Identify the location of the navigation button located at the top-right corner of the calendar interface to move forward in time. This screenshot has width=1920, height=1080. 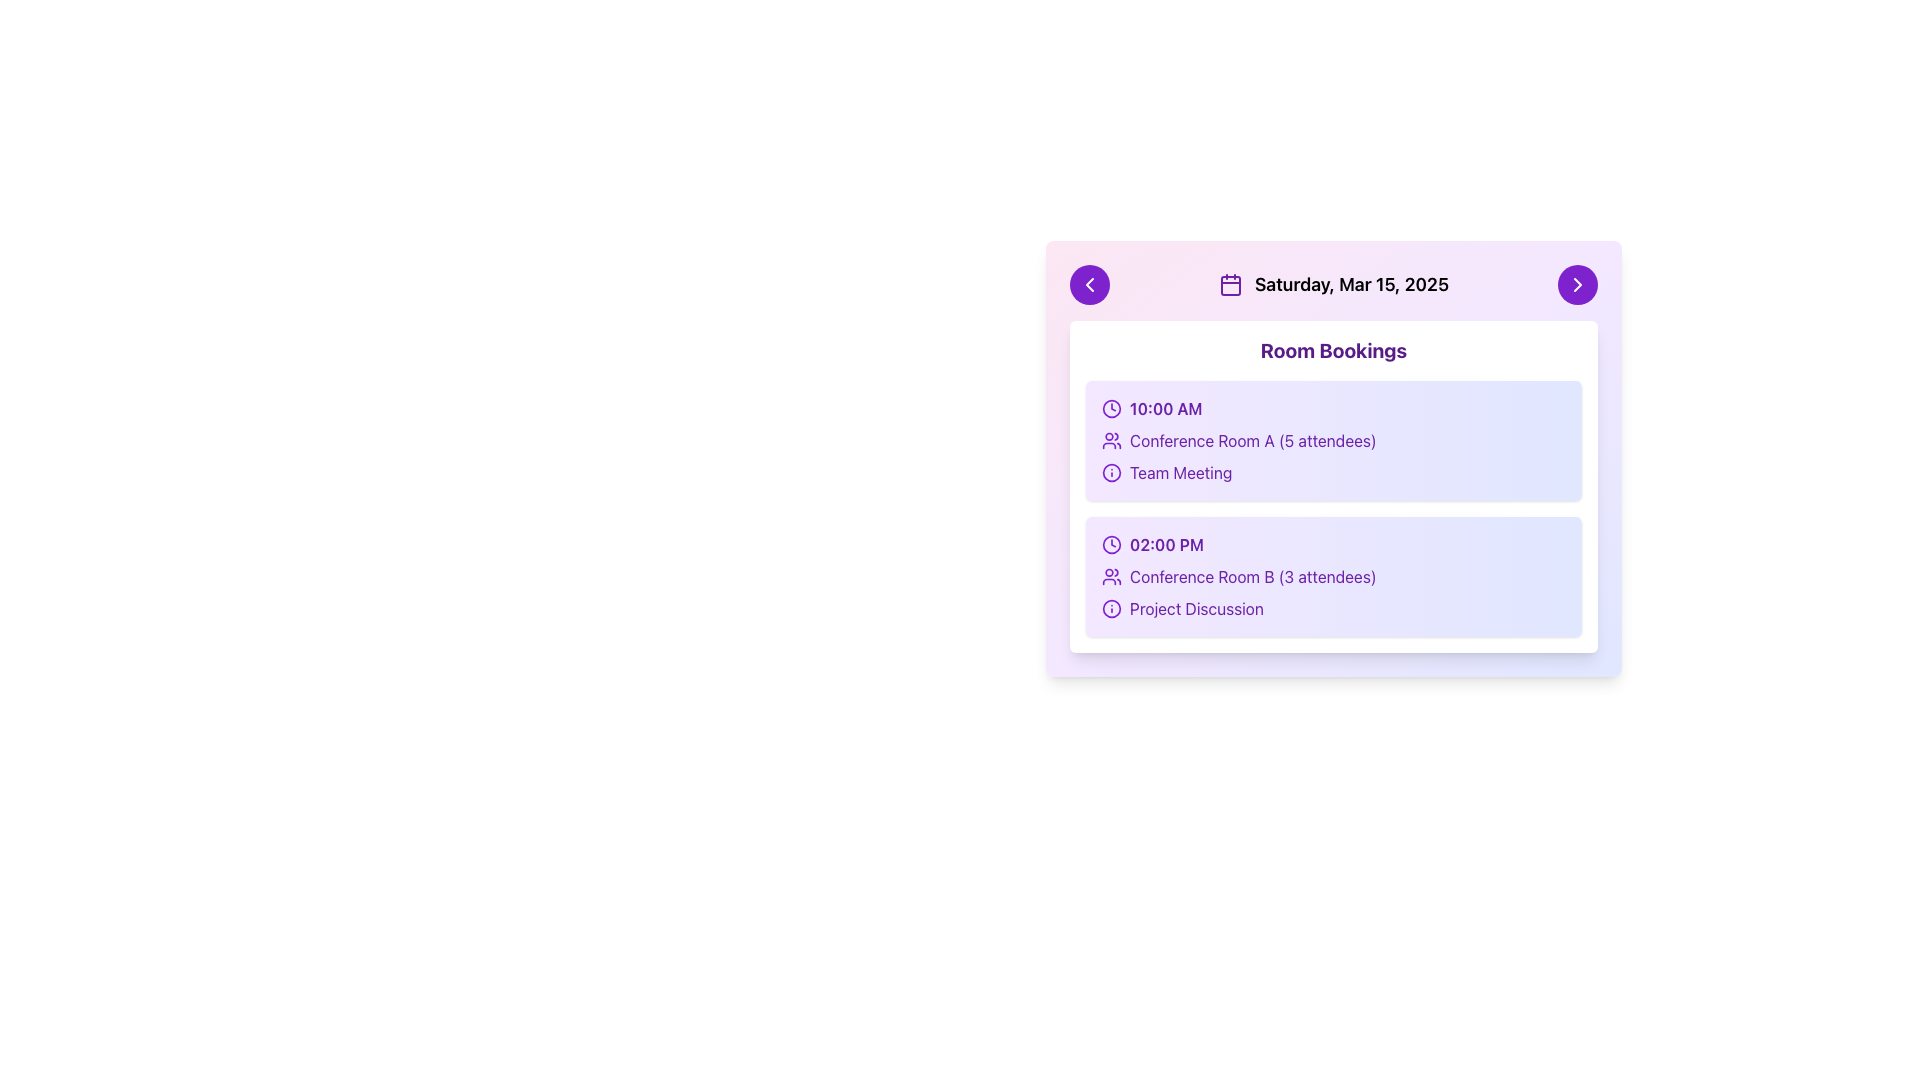
(1577, 285).